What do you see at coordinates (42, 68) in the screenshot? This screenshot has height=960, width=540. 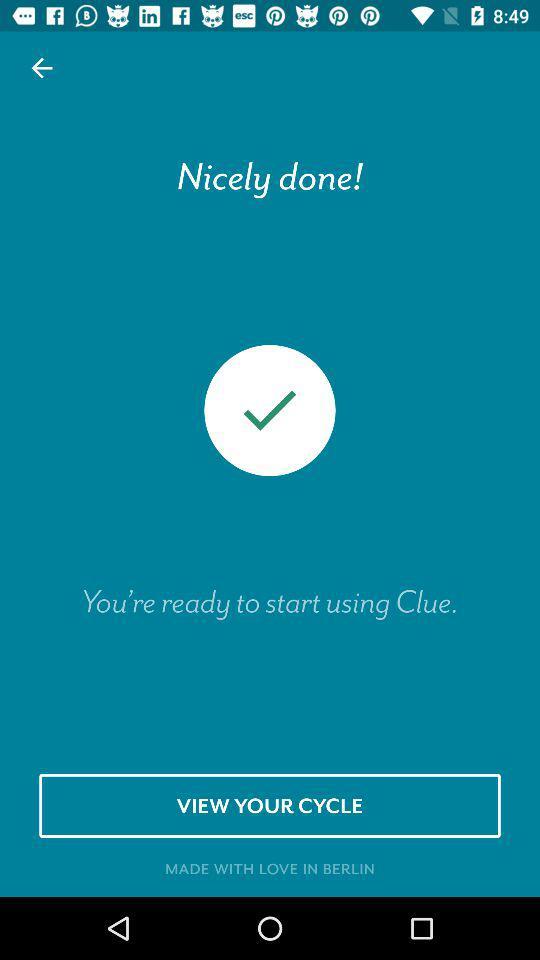 I see `the arrow_backward icon` at bounding box center [42, 68].